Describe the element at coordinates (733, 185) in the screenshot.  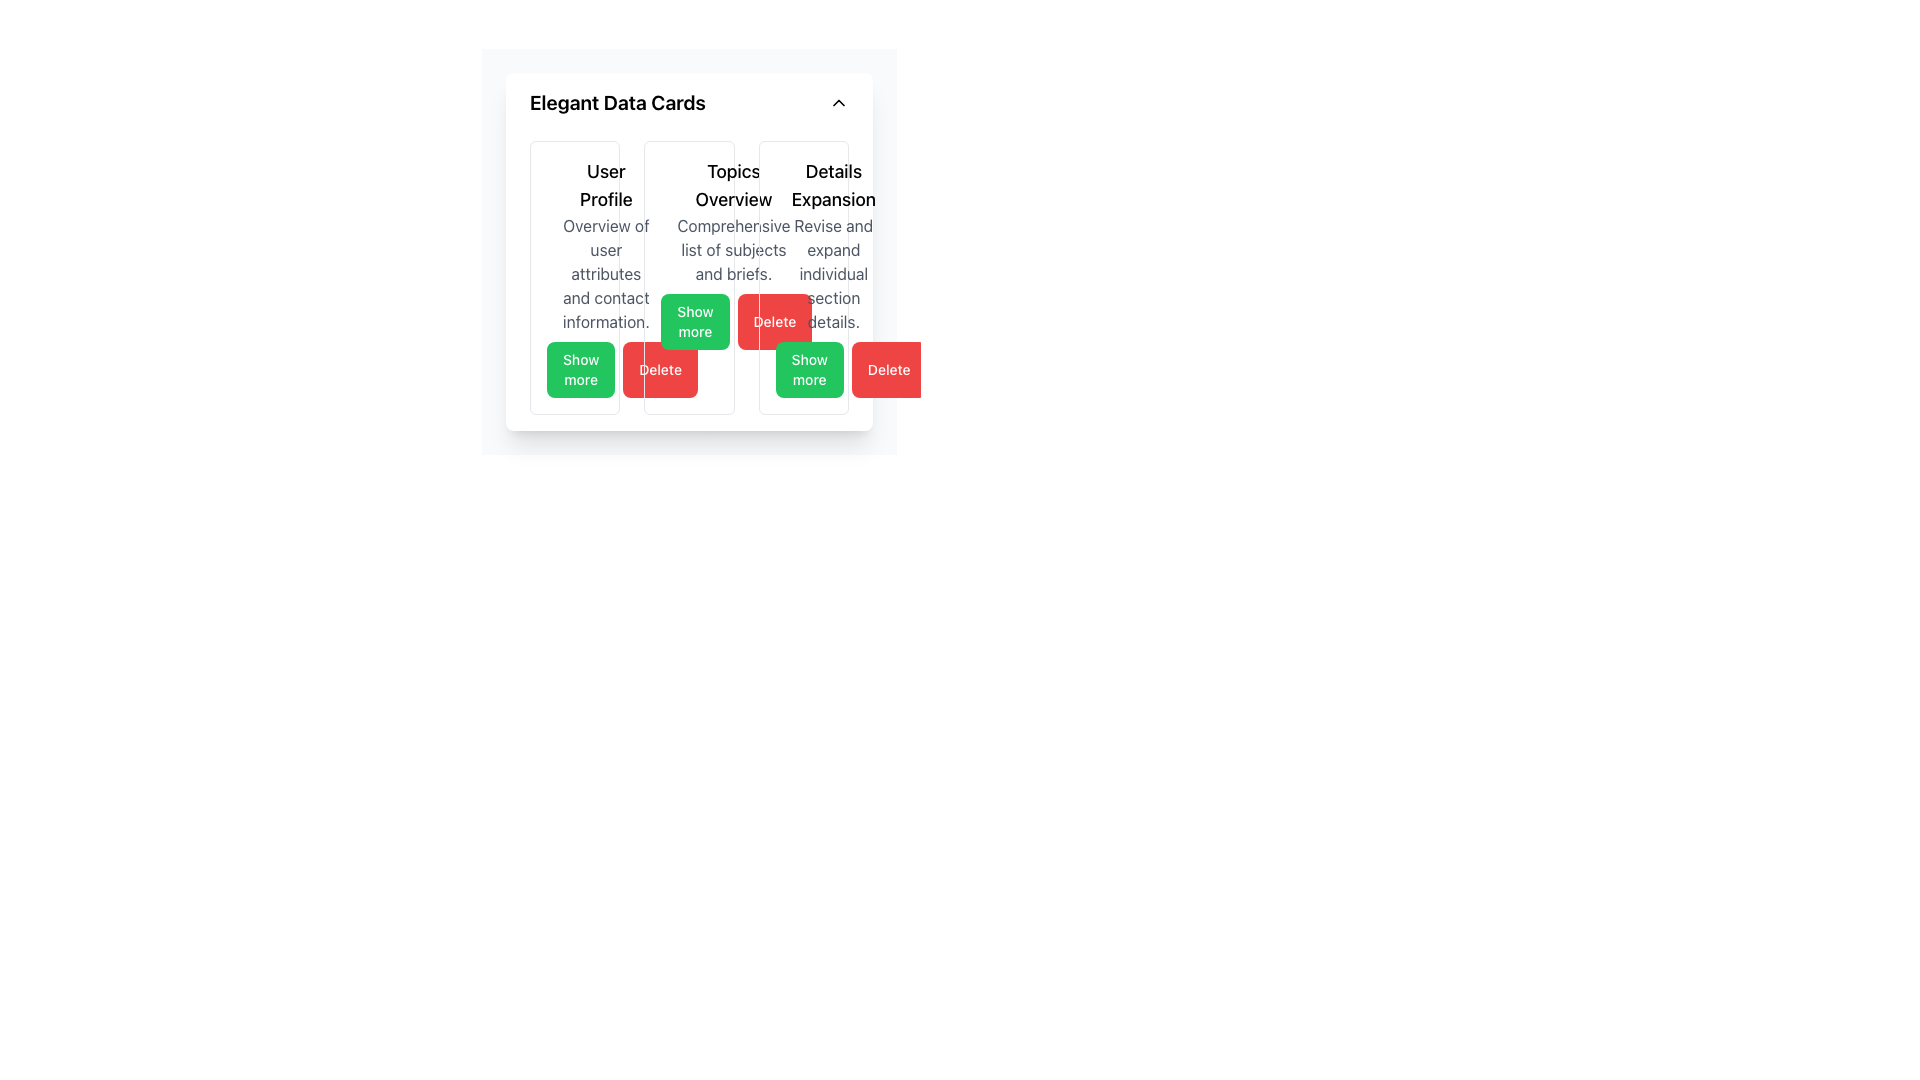
I see `text label that serves as the title for the card labeled 'Topics Overview', located at the center-top of the card, indicating an overview of topics` at that location.